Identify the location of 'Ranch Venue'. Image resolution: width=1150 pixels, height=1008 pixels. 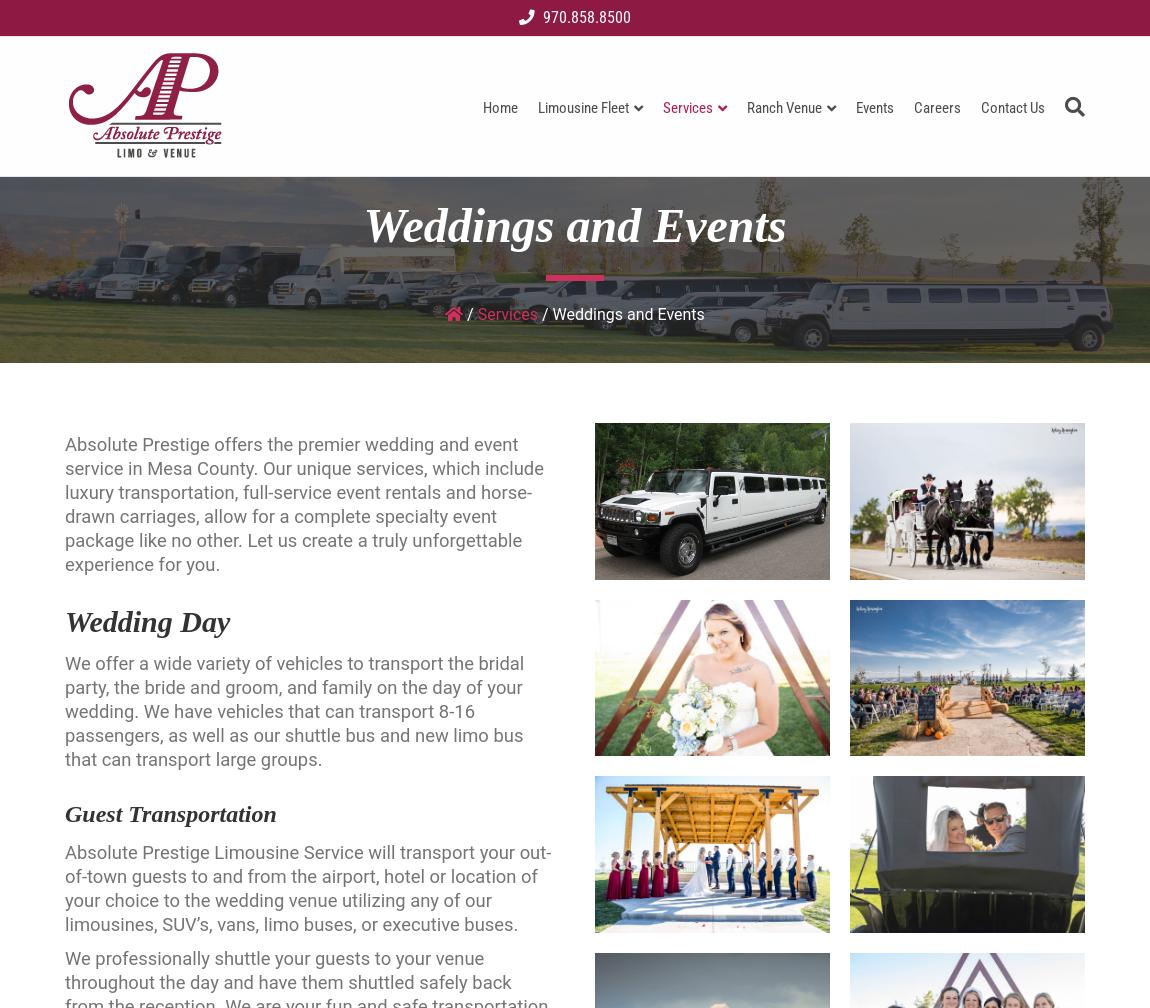
(783, 107).